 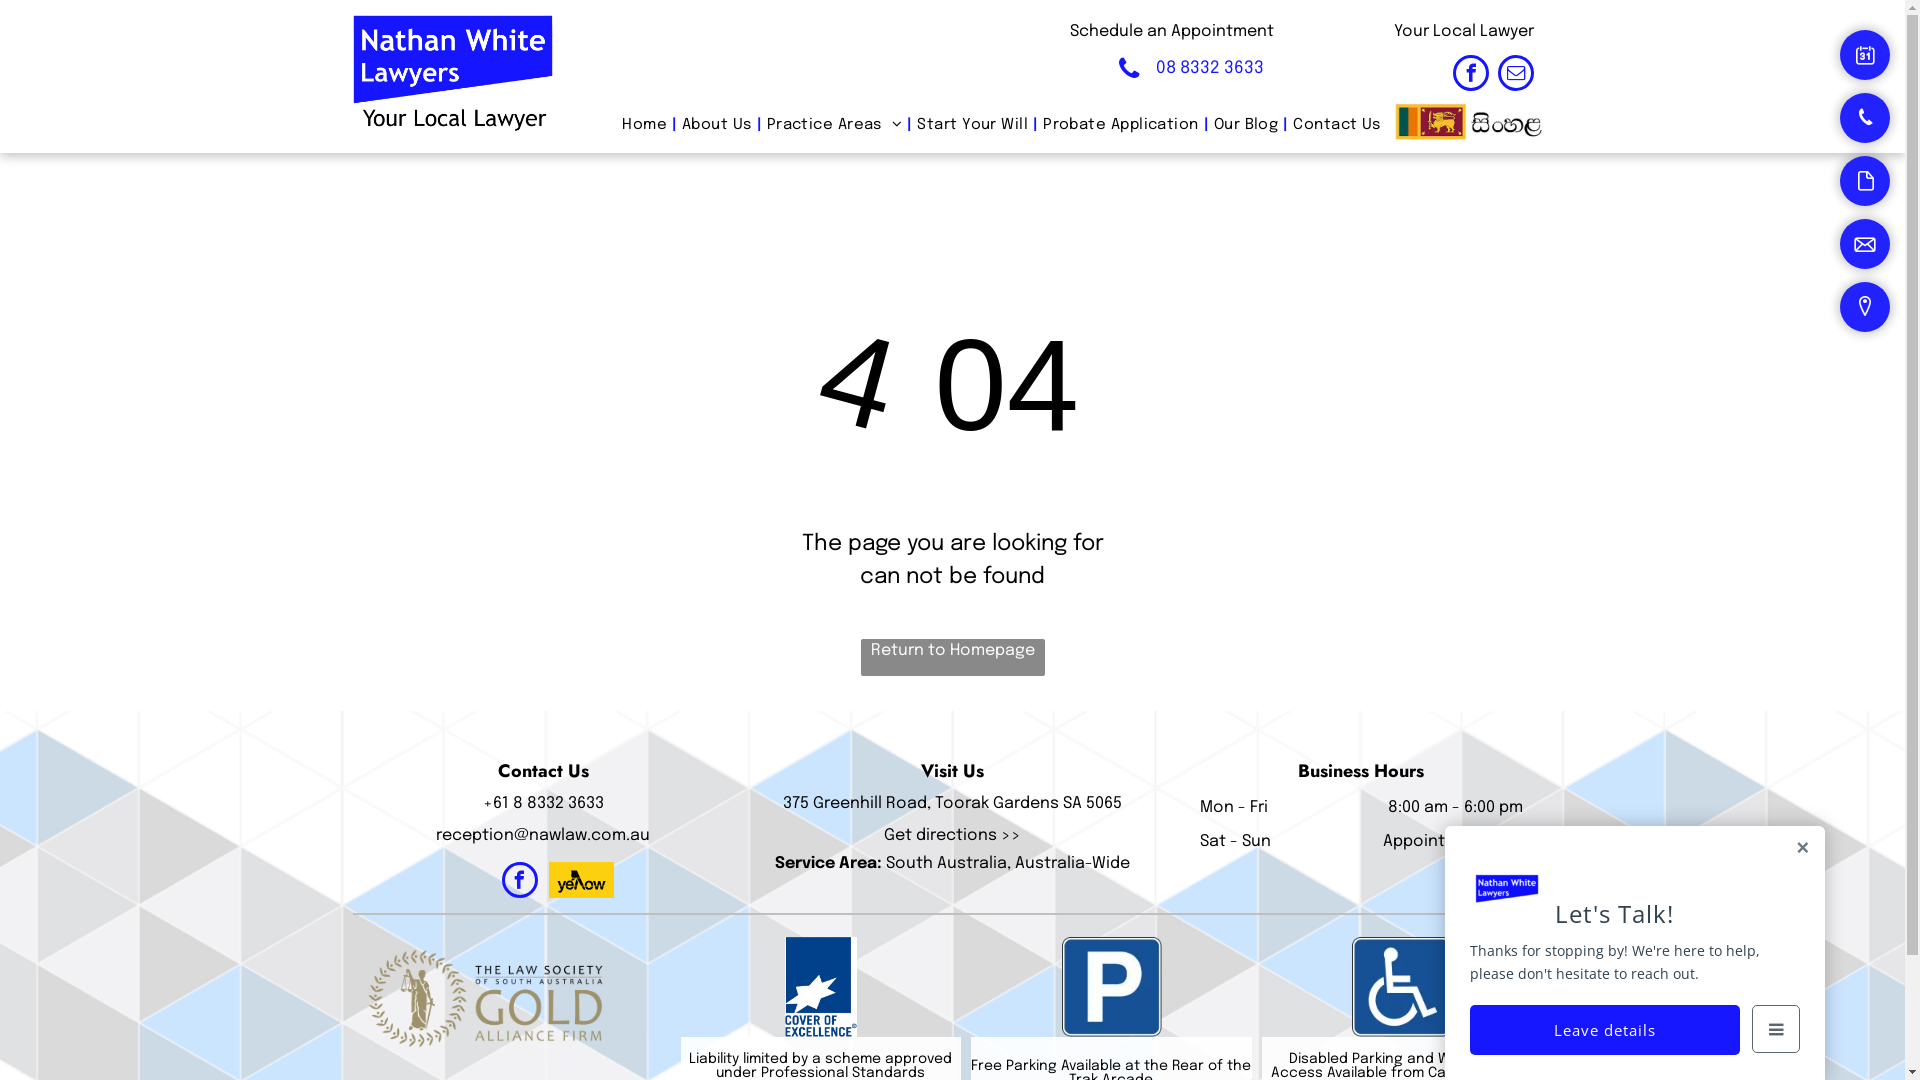 I want to click on '08 8332 3633', so click(x=1196, y=67).